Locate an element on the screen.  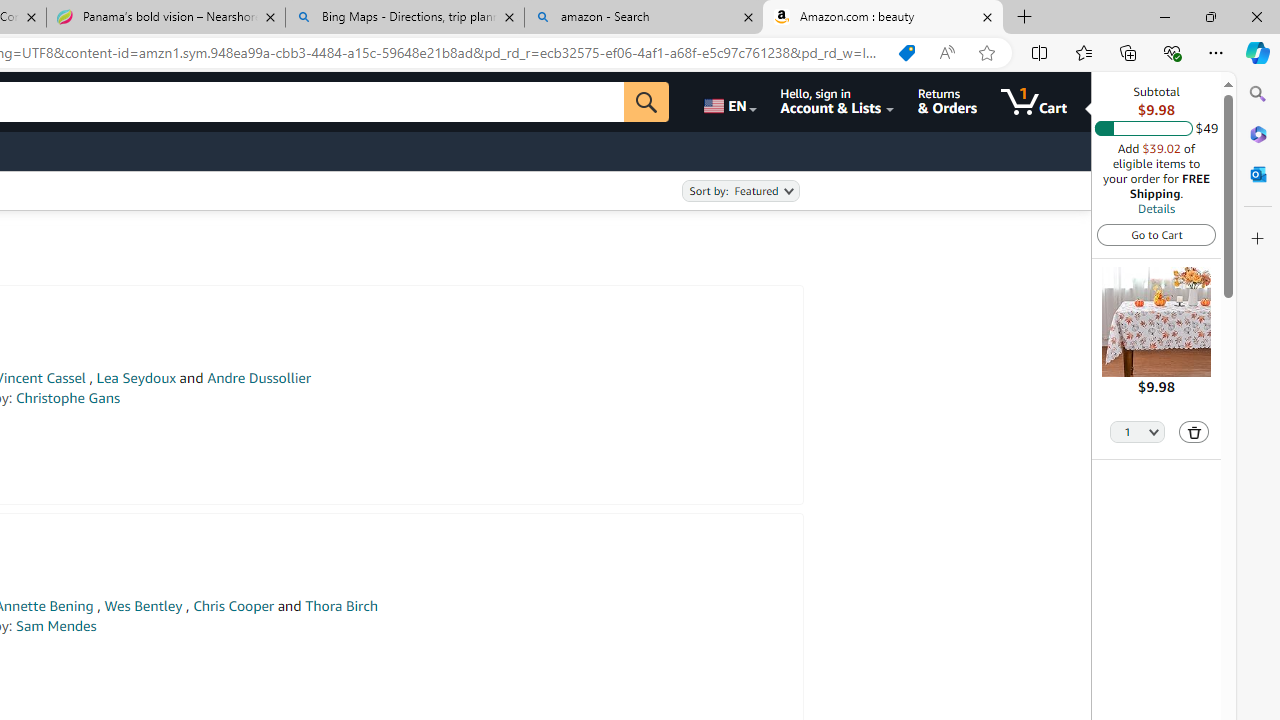
'Sort by:' is located at coordinates (739, 191).